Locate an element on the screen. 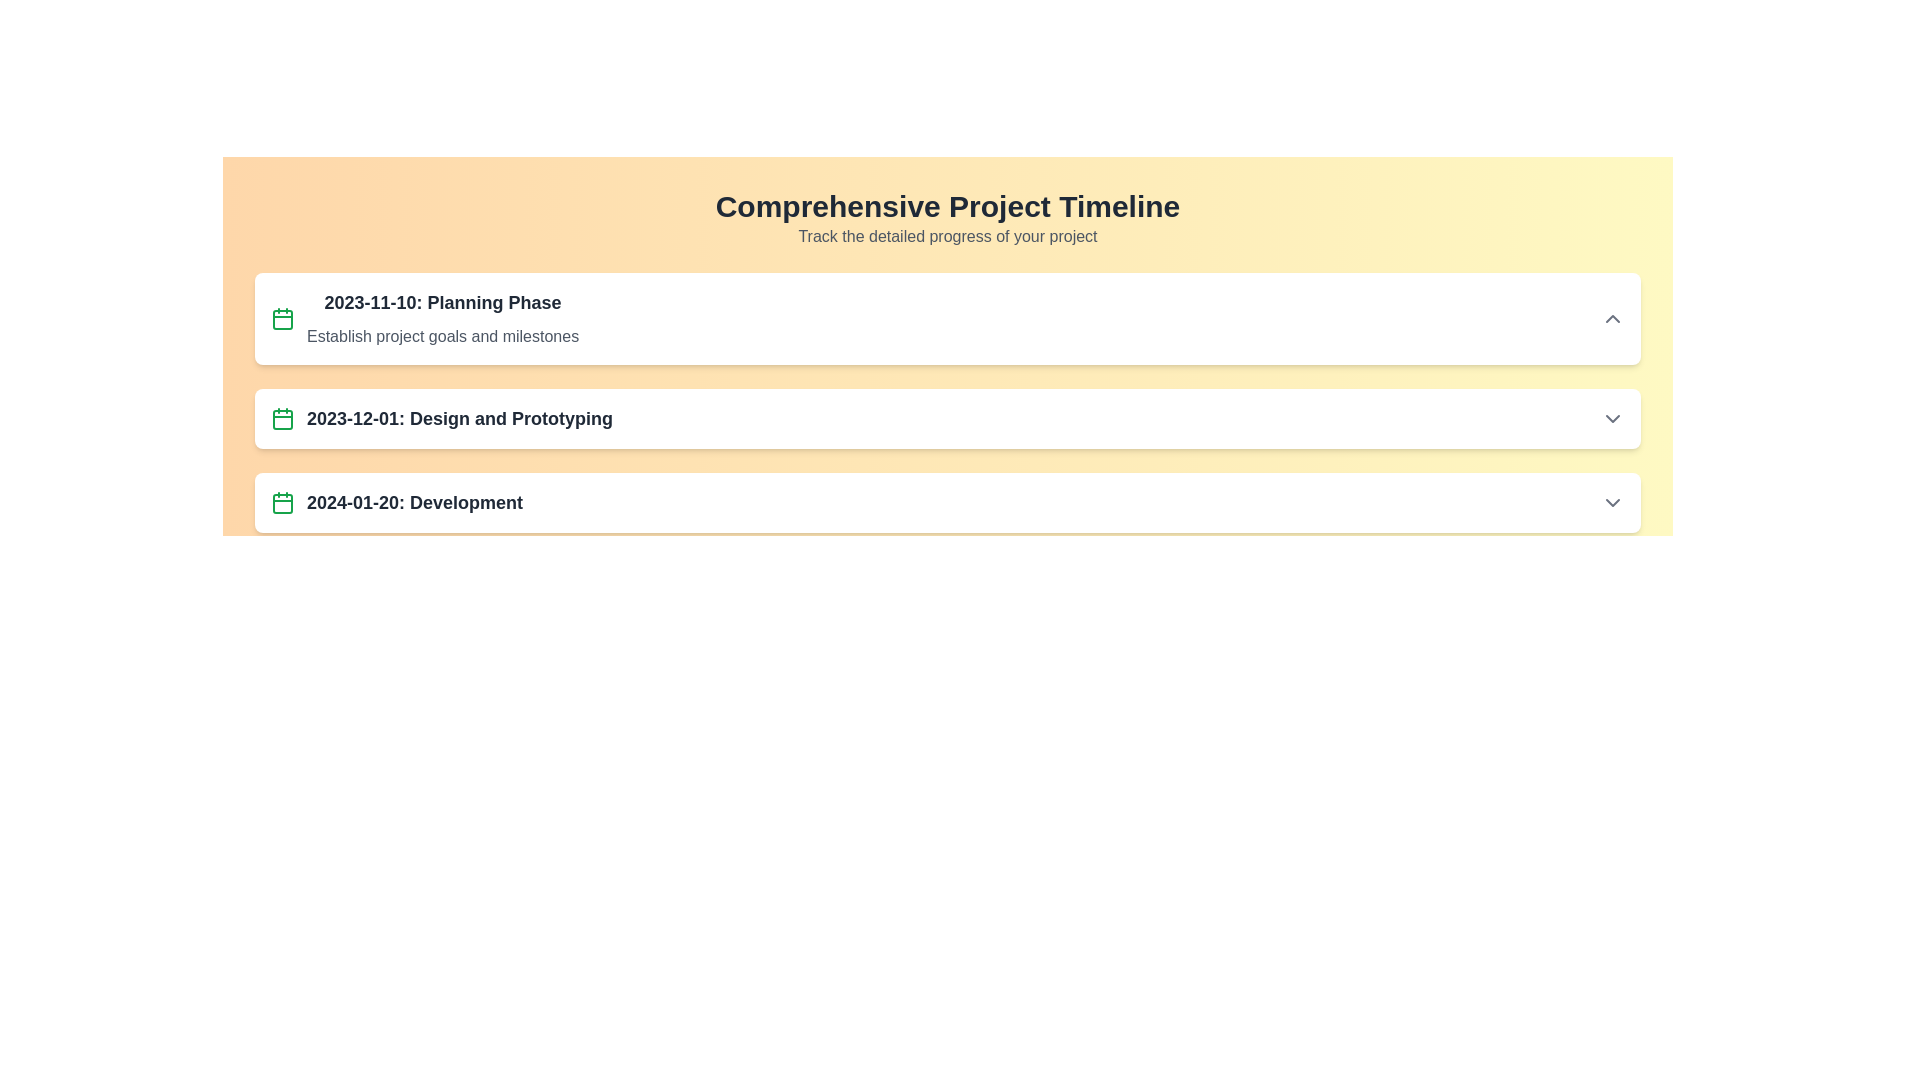 The height and width of the screenshot is (1080, 1920). the first item in the vertical list of Text Displays that provides information about a project milestone, located near the top-left of the white card section is located at coordinates (442, 318).